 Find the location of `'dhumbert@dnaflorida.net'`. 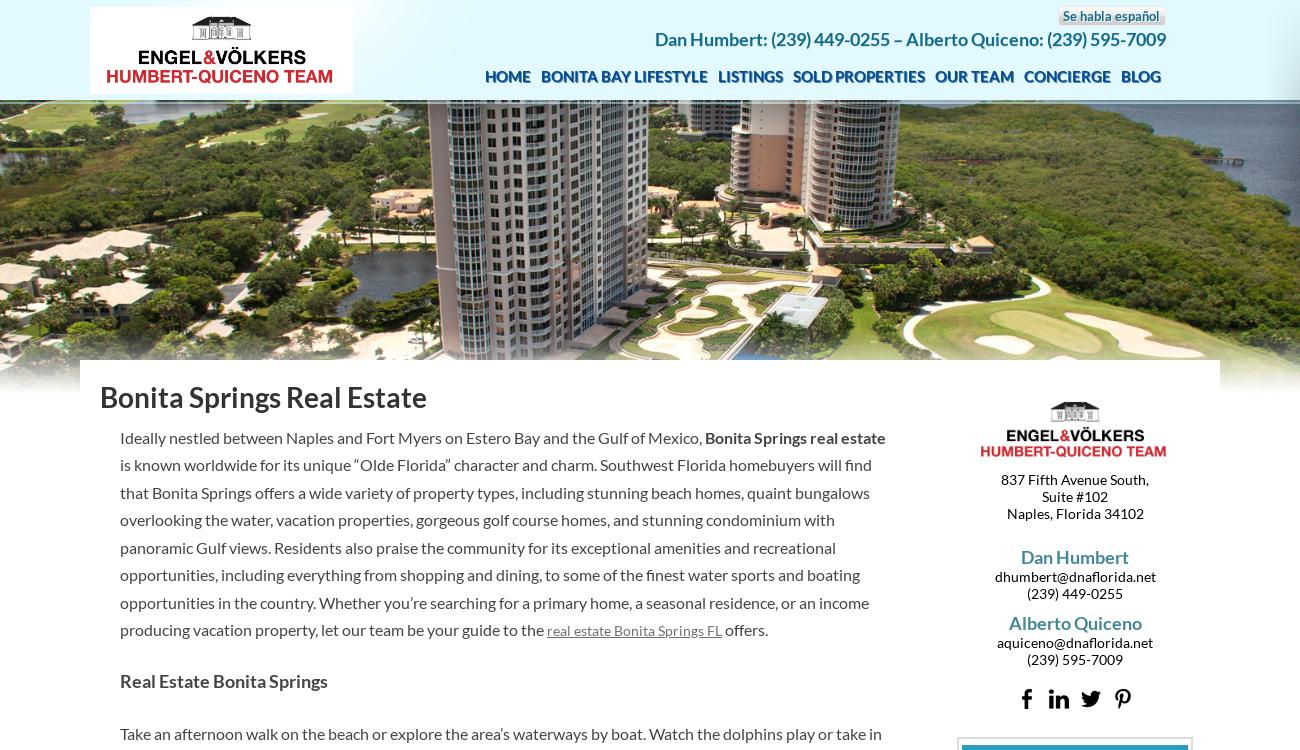

'dhumbert@dnaflorida.net' is located at coordinates (1074, 574).